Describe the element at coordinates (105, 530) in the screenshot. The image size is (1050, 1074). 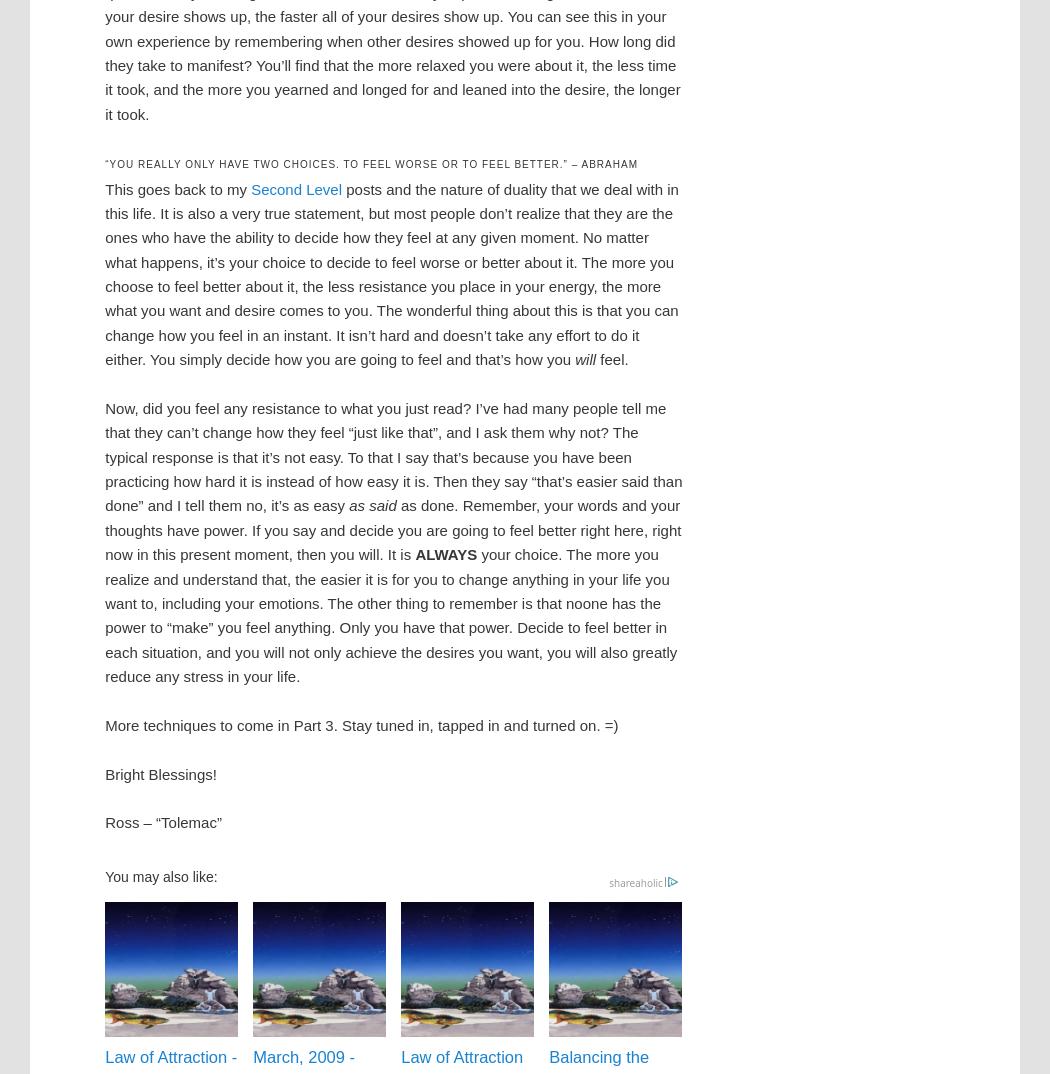
I see `'as done. Remember, your words and your thoughts have power. If you say and decide you are going to feel better right here, right now in this present moment, then you will. It is'` at that location.